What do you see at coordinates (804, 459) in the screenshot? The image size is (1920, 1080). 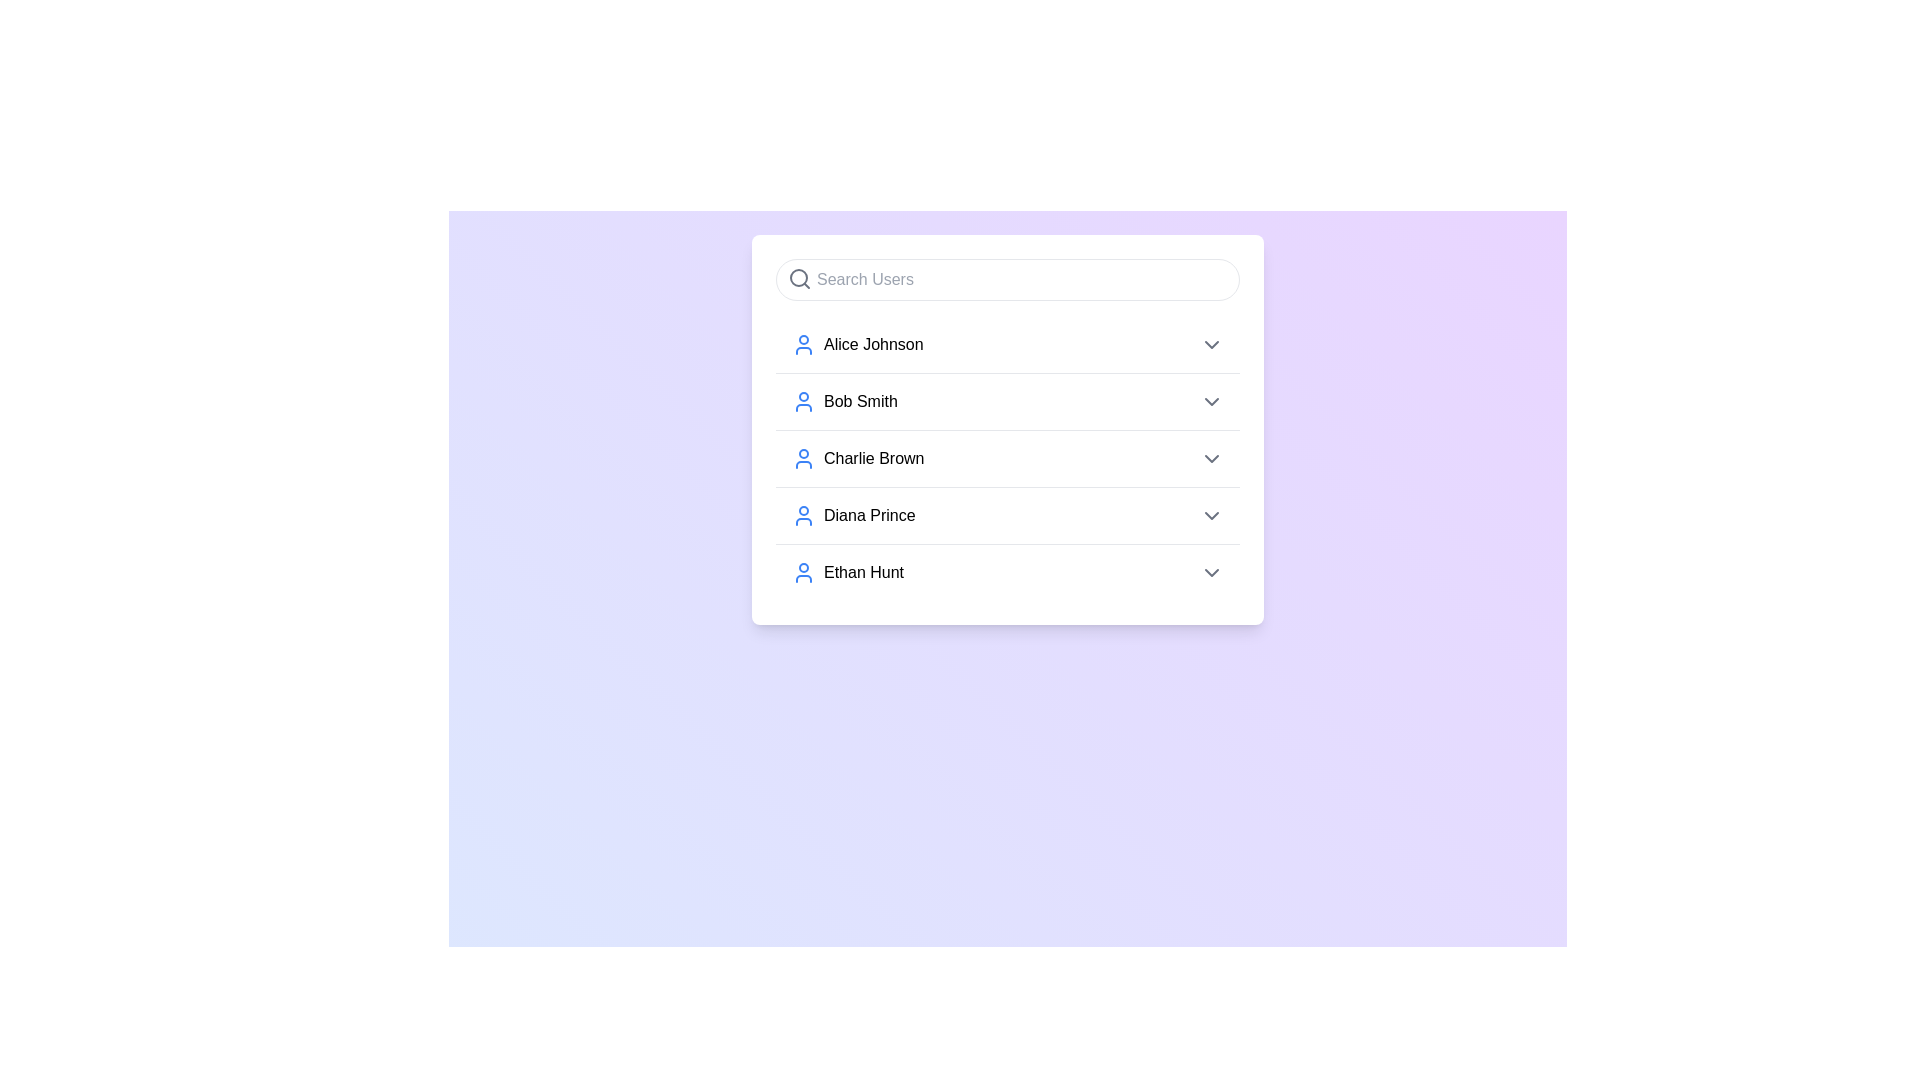 I see `the user icon representing 'Charlie Brown'` at bounding box center [804, 459].